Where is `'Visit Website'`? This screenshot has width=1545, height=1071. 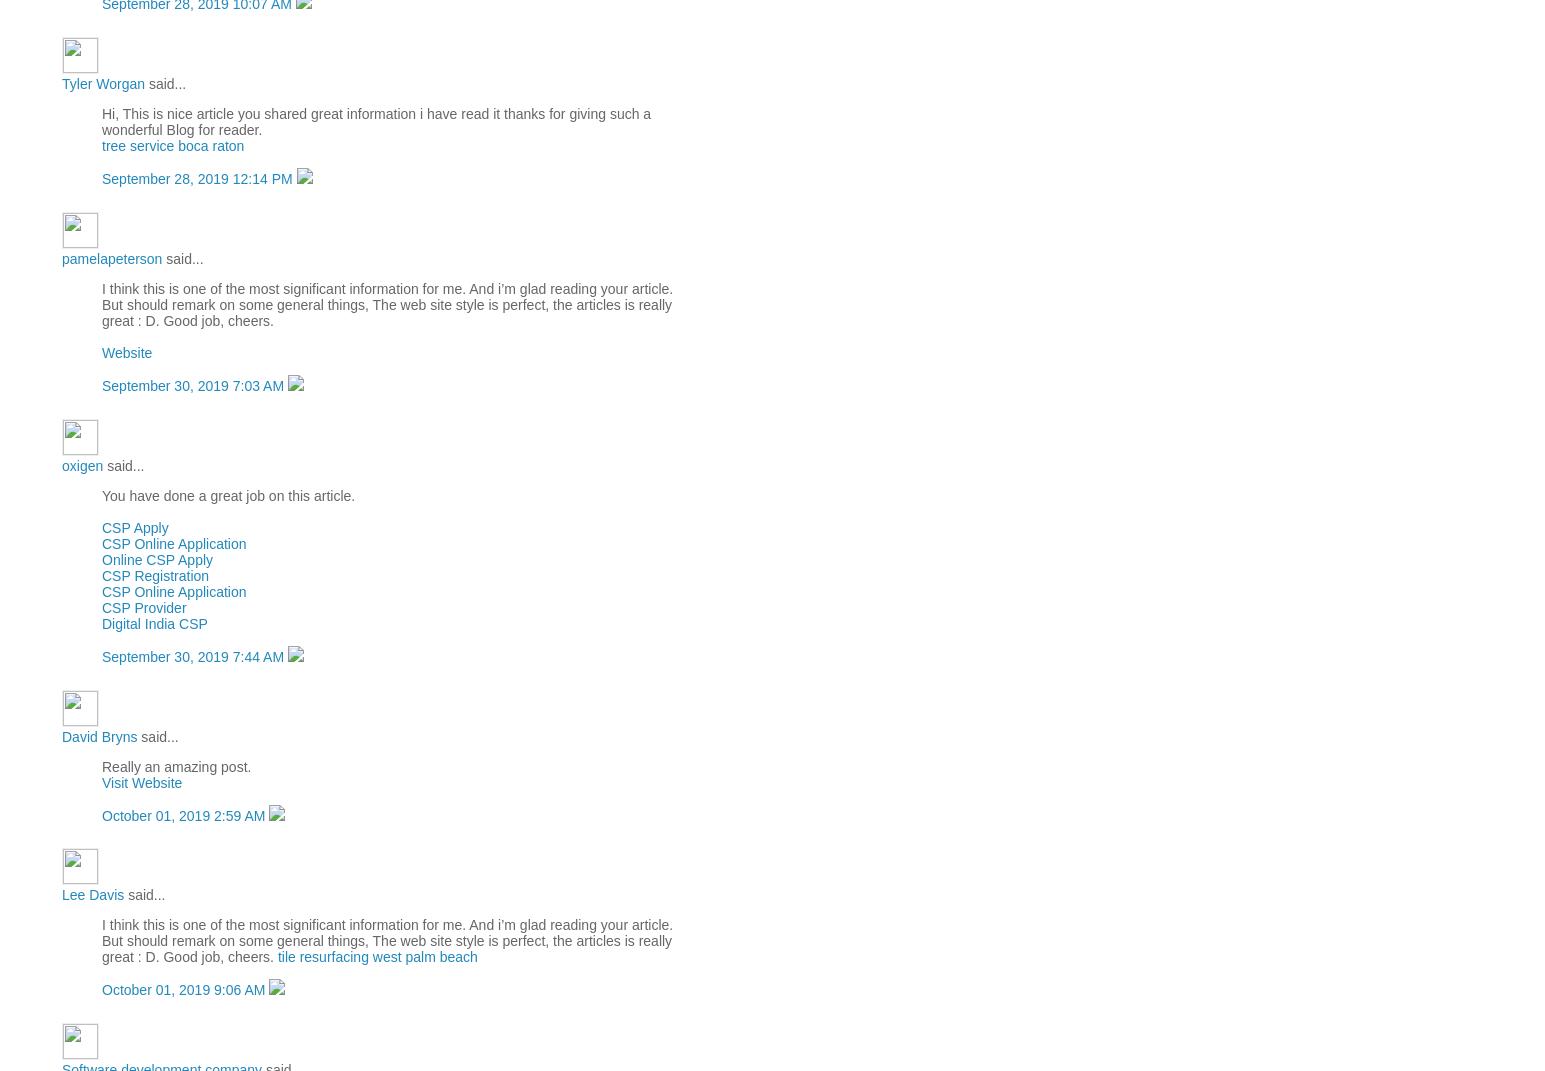 'Visit Website' is located at coordinates (140, 781).